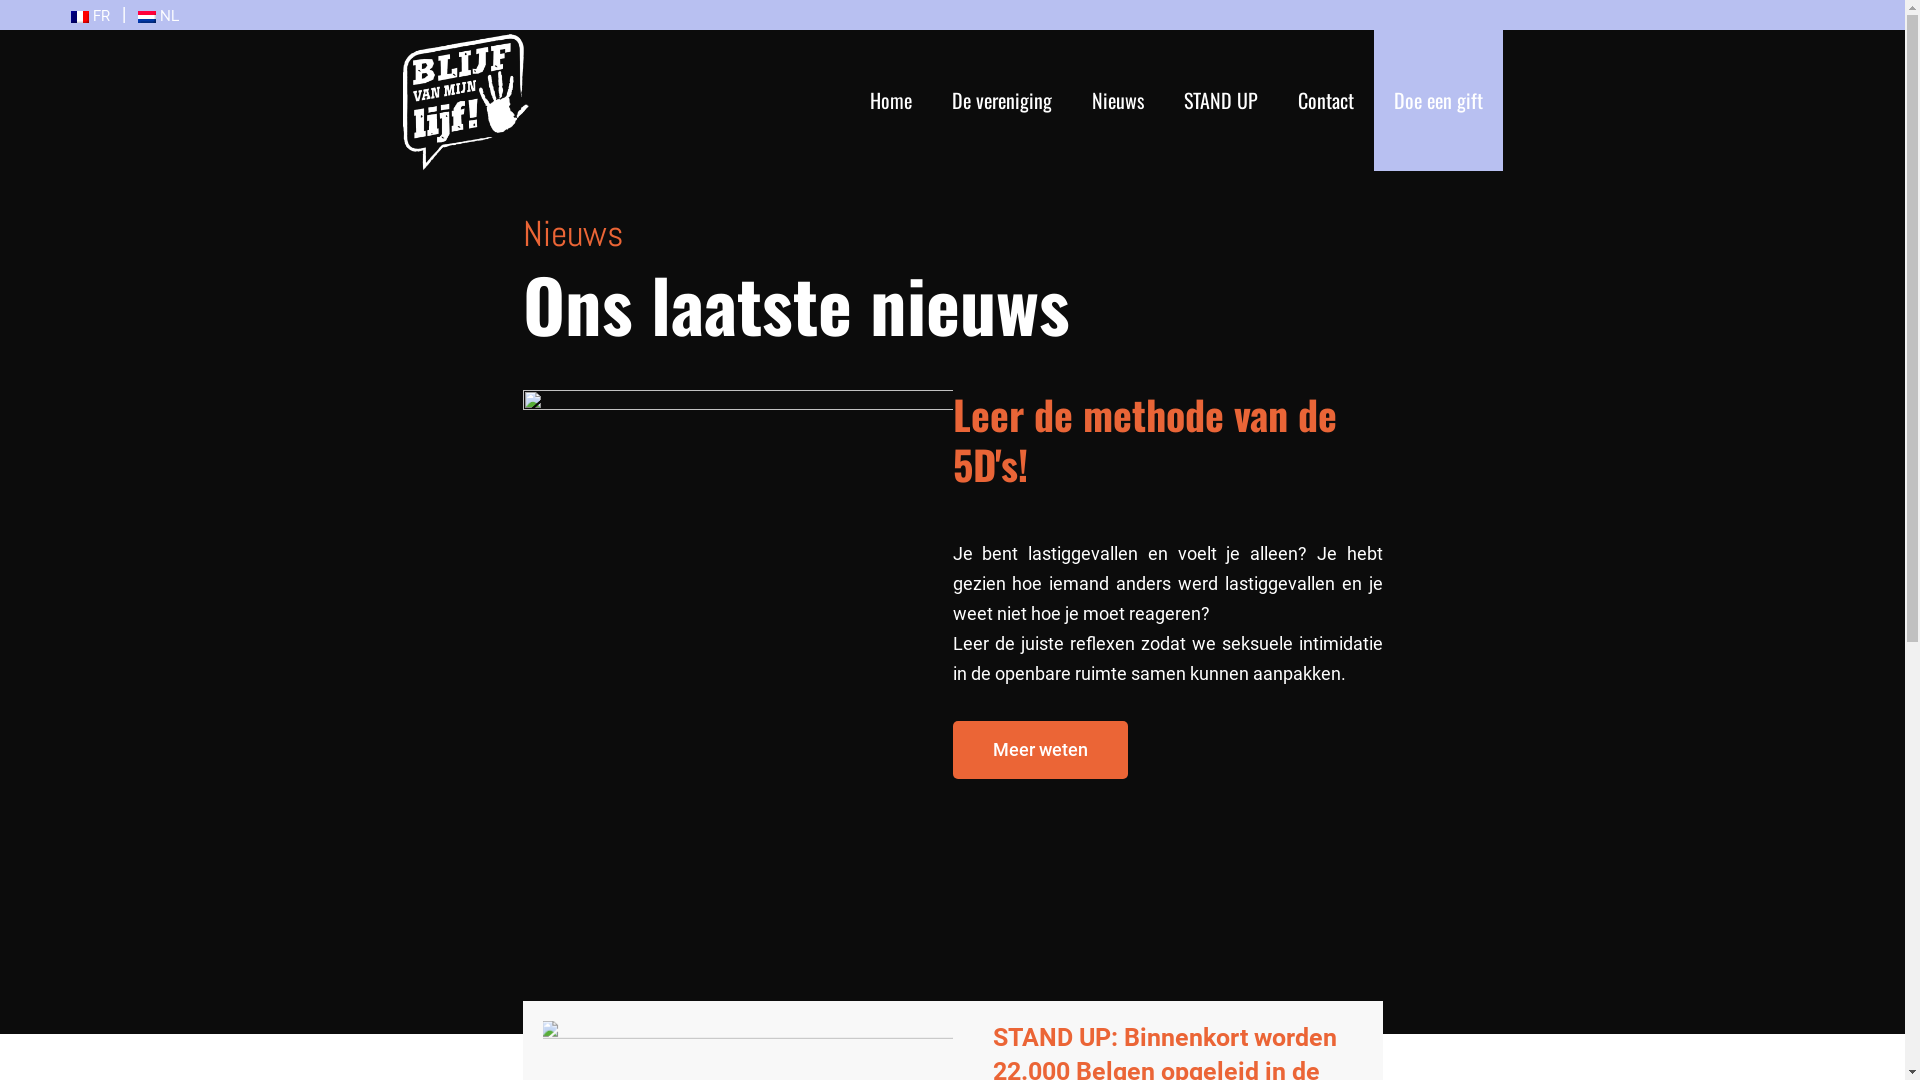 The height and width of the screenshot is (1080, 1920). What do you see at coordinates (89, 15) in the screenshot?
I see `'FR'` at bounding box center [89, 15].